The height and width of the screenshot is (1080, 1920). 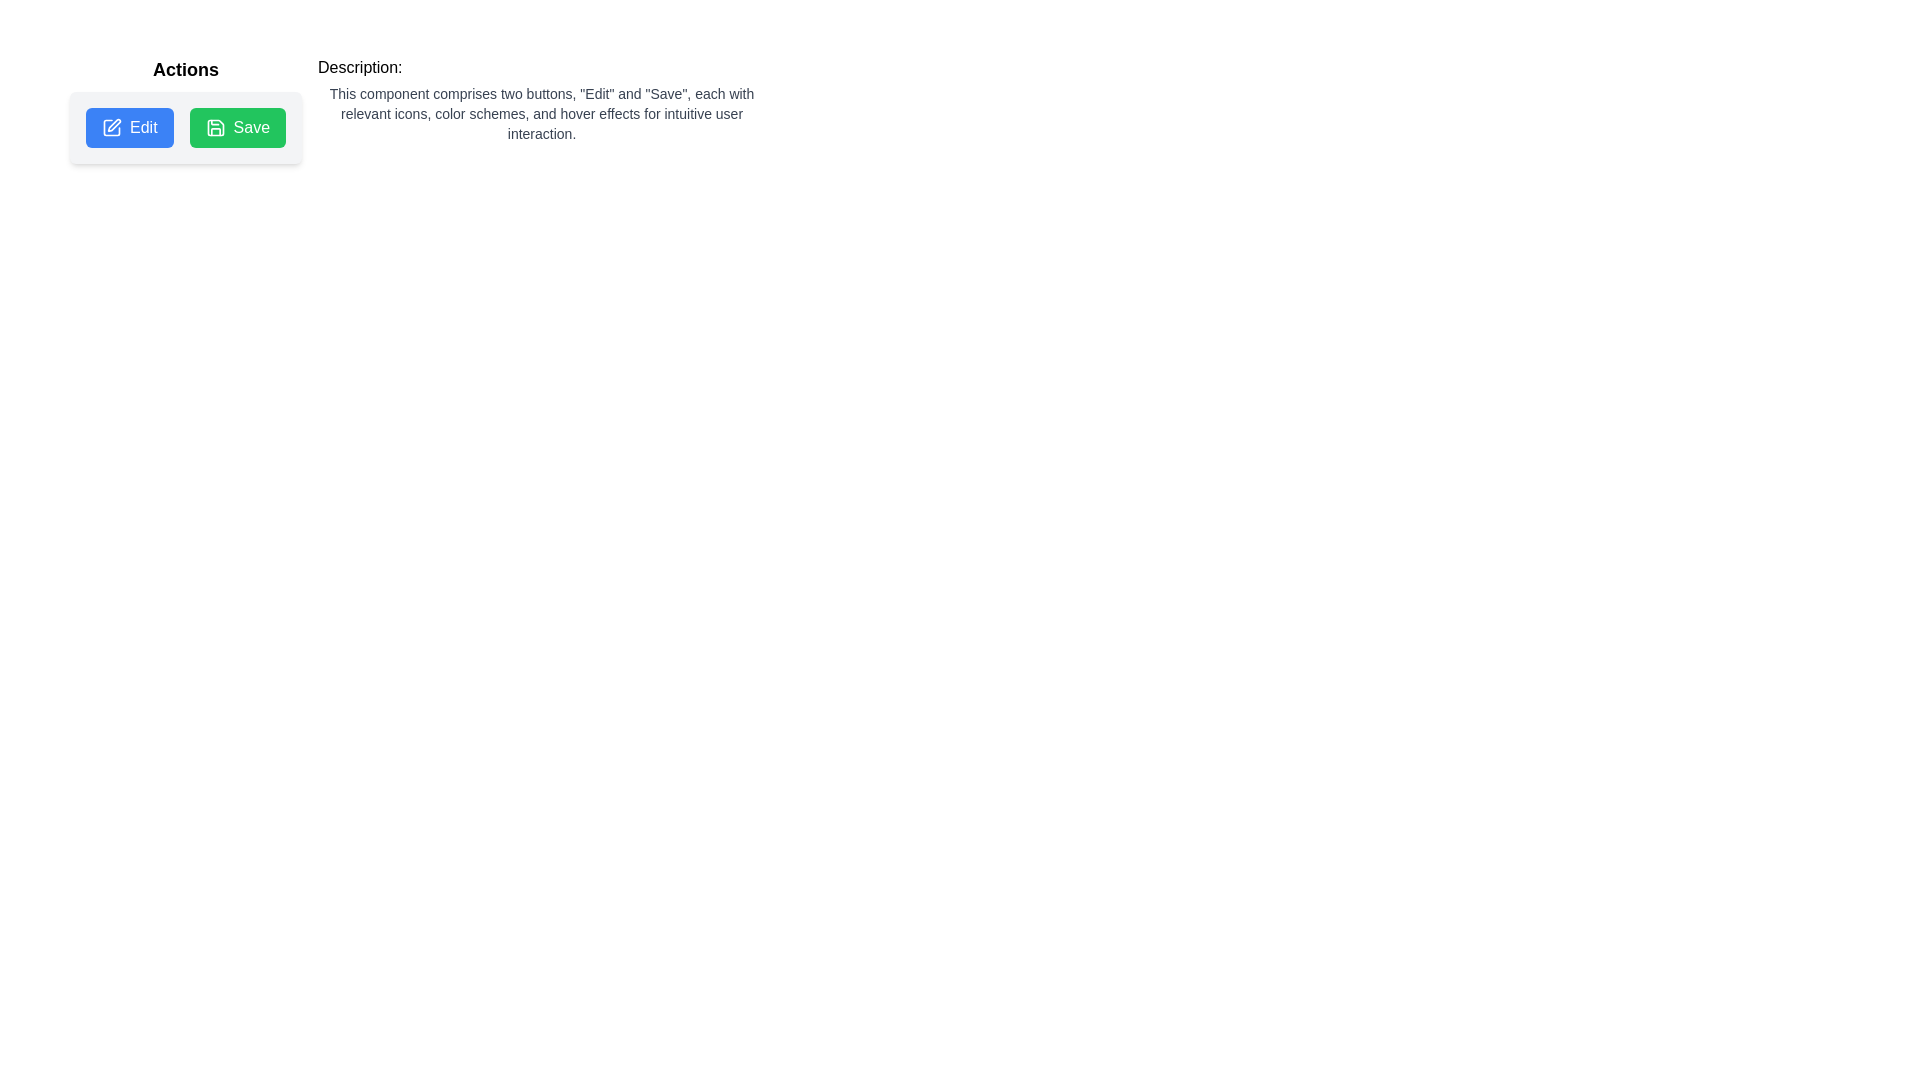 What do you see at coordinates (186, 68) in the screenshot?
I see `the text label 'Actions', which is styled in a bold and large font and located above the 'Edit' and 'Save' buttons` at bounding box center [186, 68].